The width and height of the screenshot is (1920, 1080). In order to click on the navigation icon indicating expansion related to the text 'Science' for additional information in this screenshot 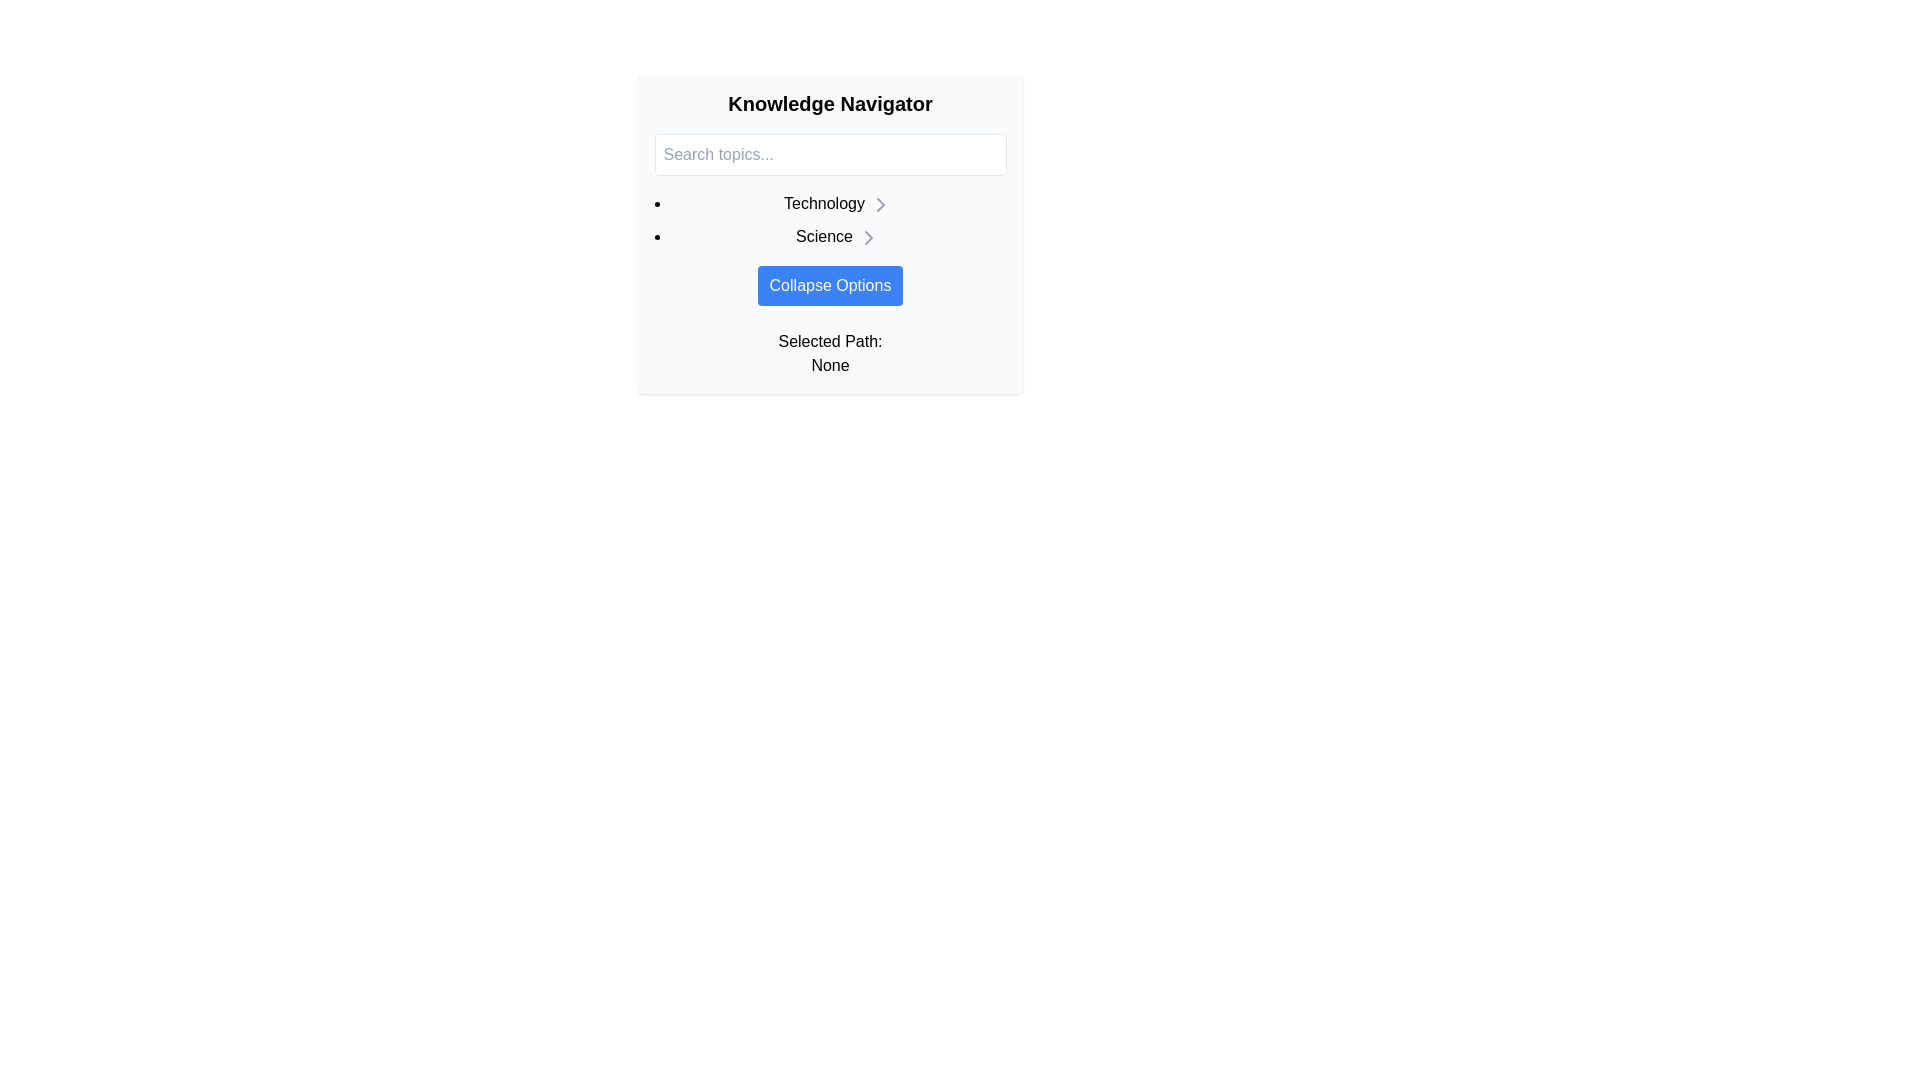, I will do `click(868, 236)`.